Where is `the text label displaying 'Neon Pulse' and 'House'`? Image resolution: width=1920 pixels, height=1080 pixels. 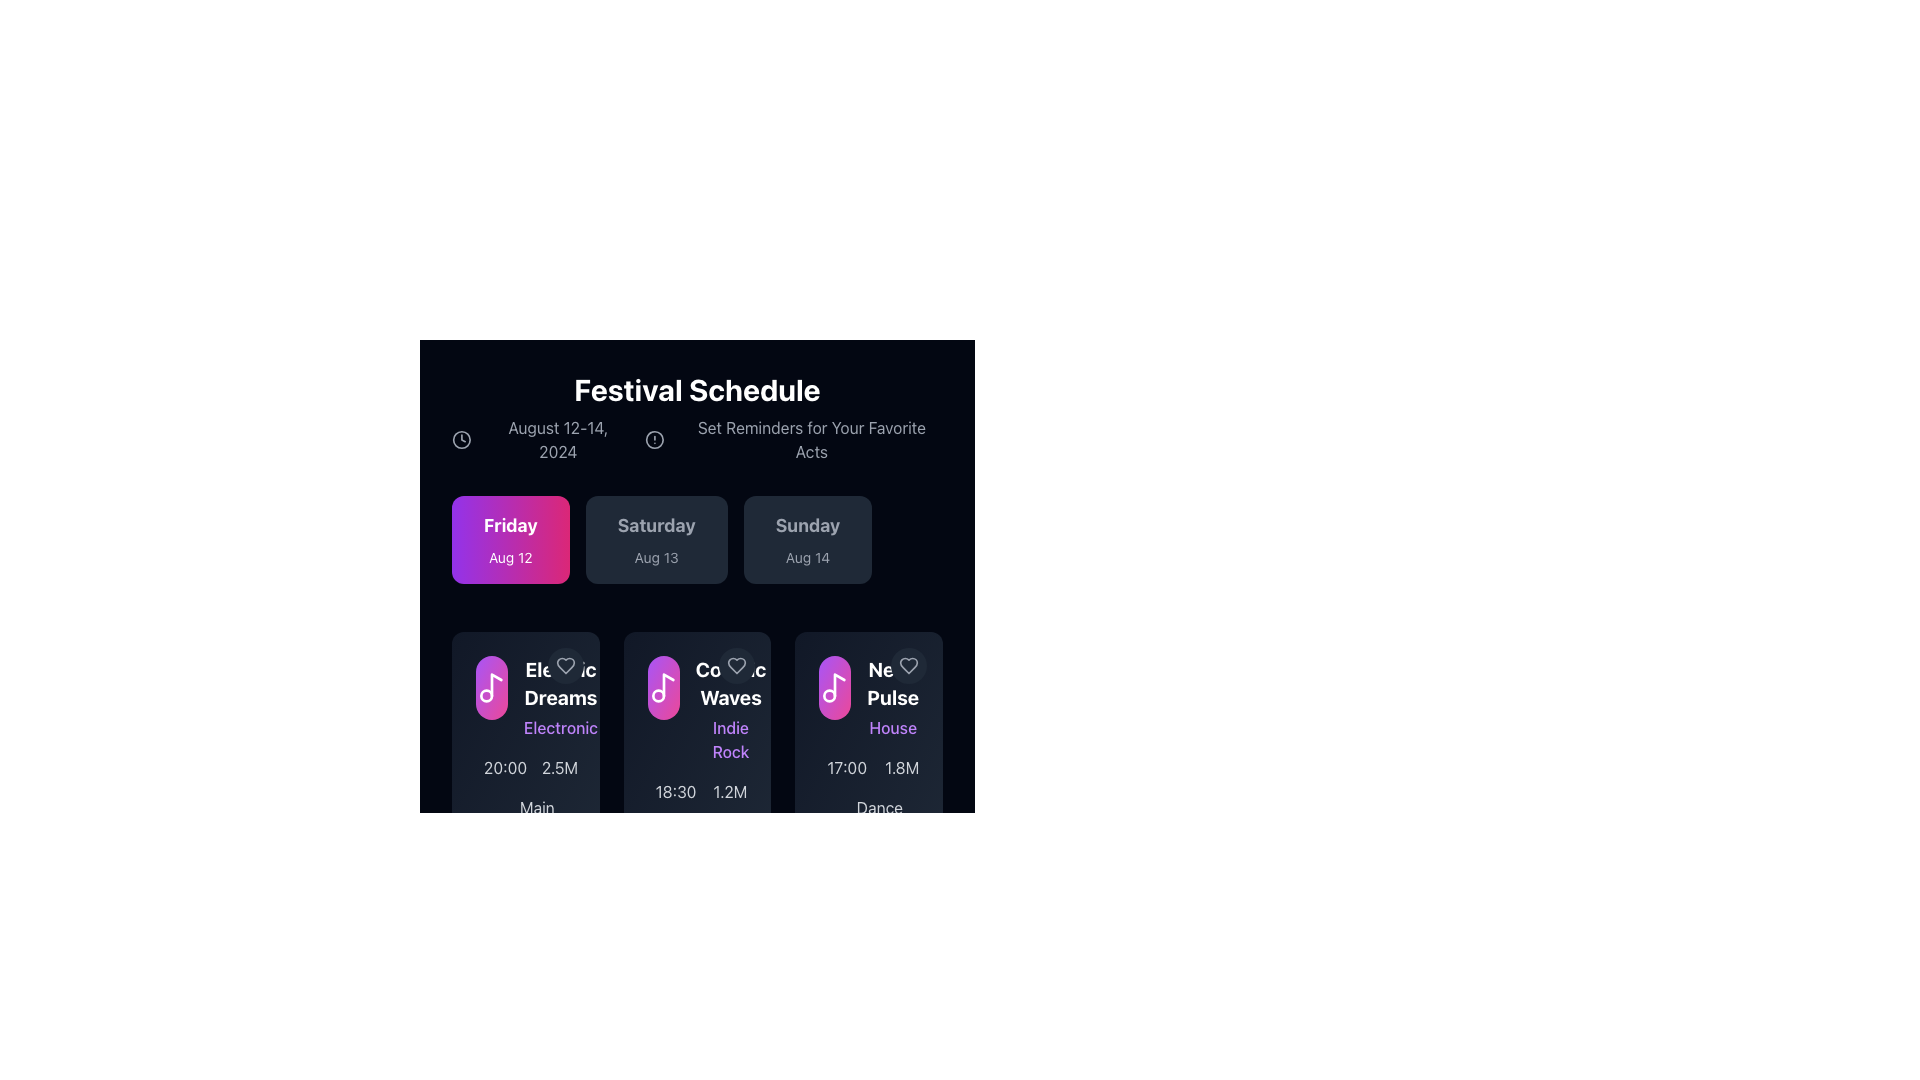 the text label displaying 'Neon Pulse' and 'House' is located at coordinates (892, 697).